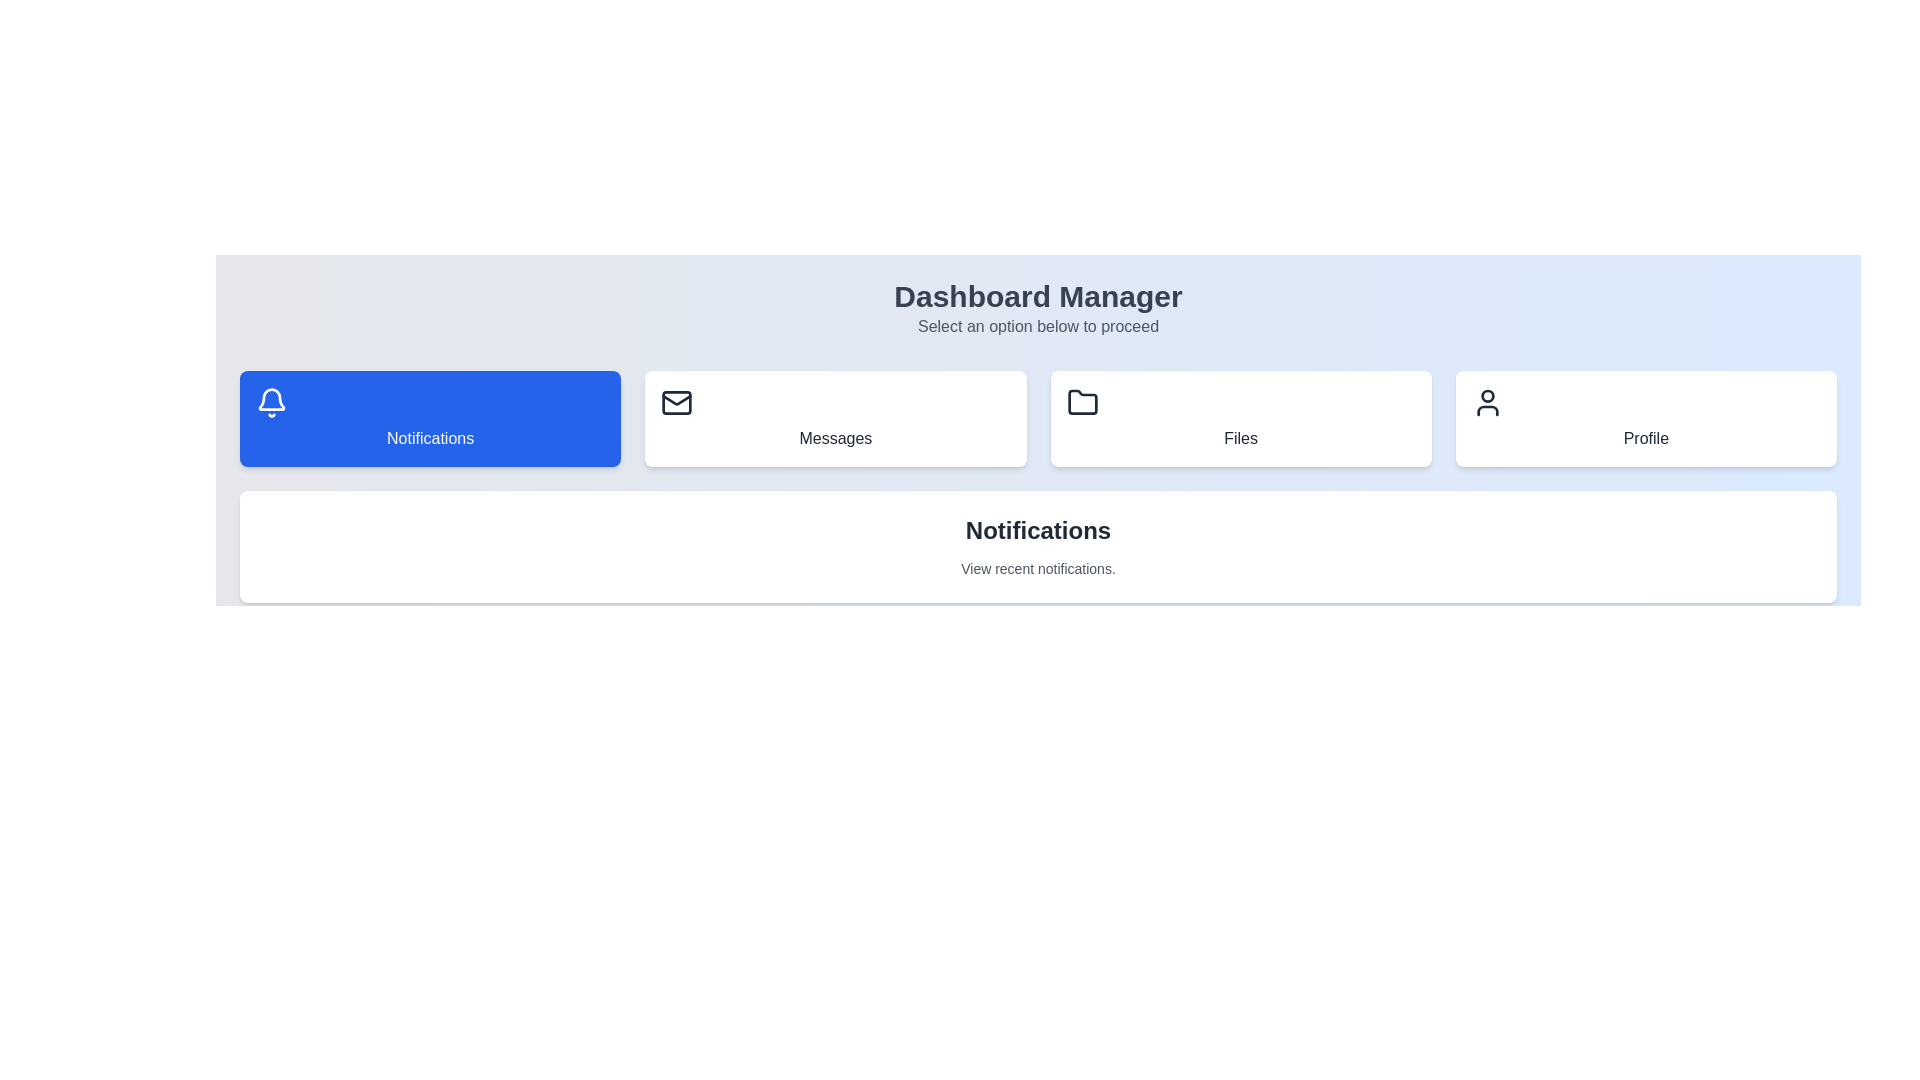 This screenshot has height=1080, width=1920. Describe the element at coordinates (835, 418) in the screenshot. I see `the 'Messages' button, which is the second item in a row of four elements` at that location.